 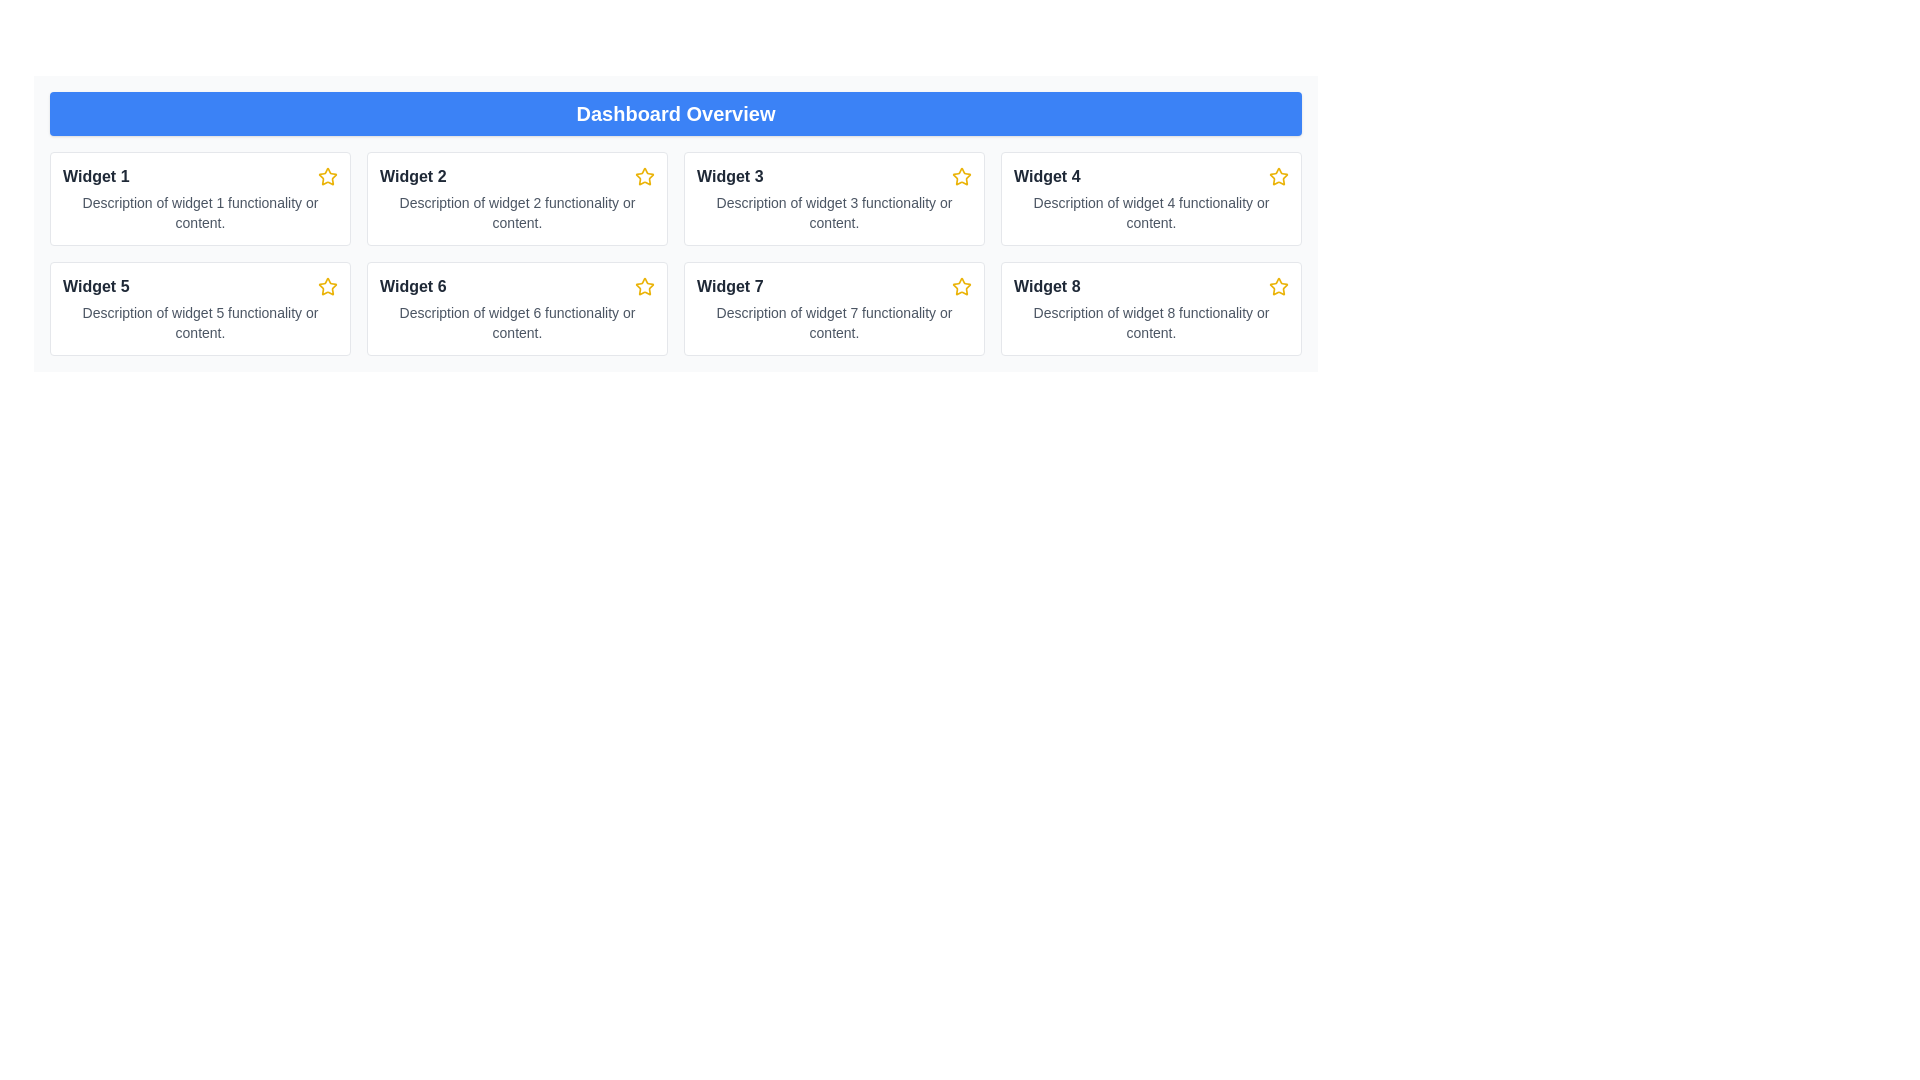 I want to click on the text label that identifies 'Widget 8' located in the bottom-right corner of the grid layout, so click(x=1046, y=286).